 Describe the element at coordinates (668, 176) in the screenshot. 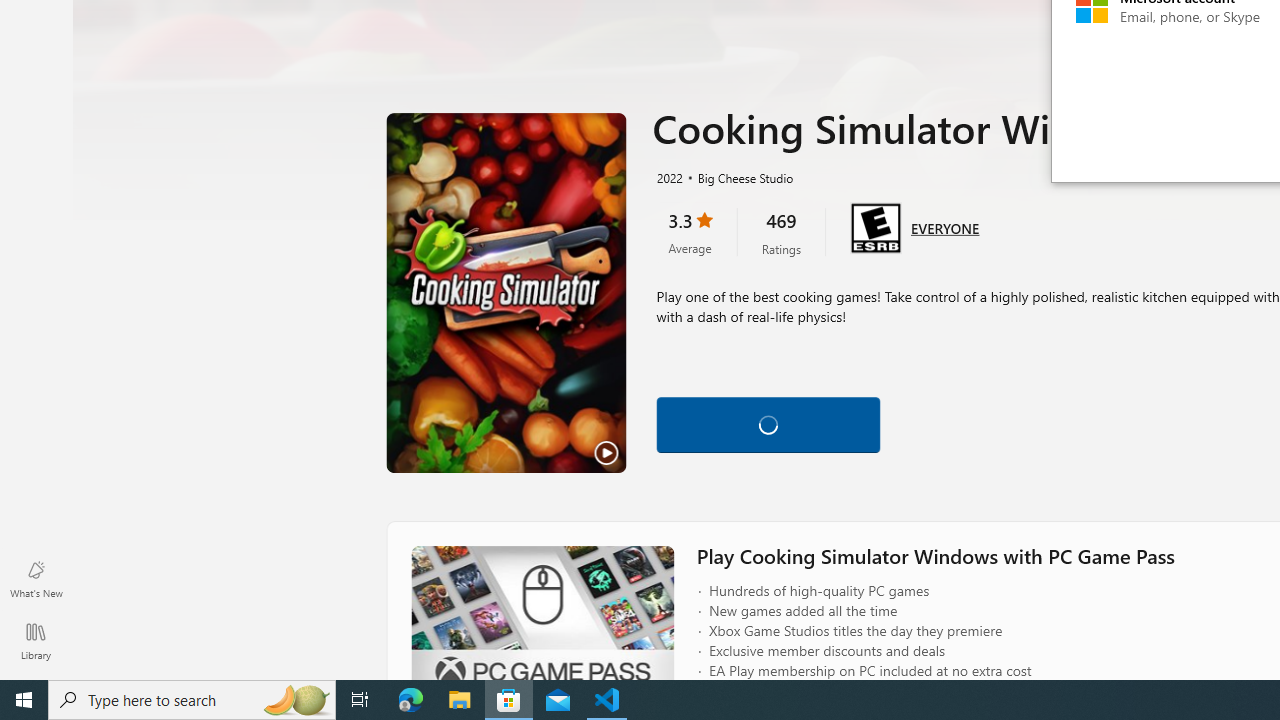

I see `'2022'` at that location.